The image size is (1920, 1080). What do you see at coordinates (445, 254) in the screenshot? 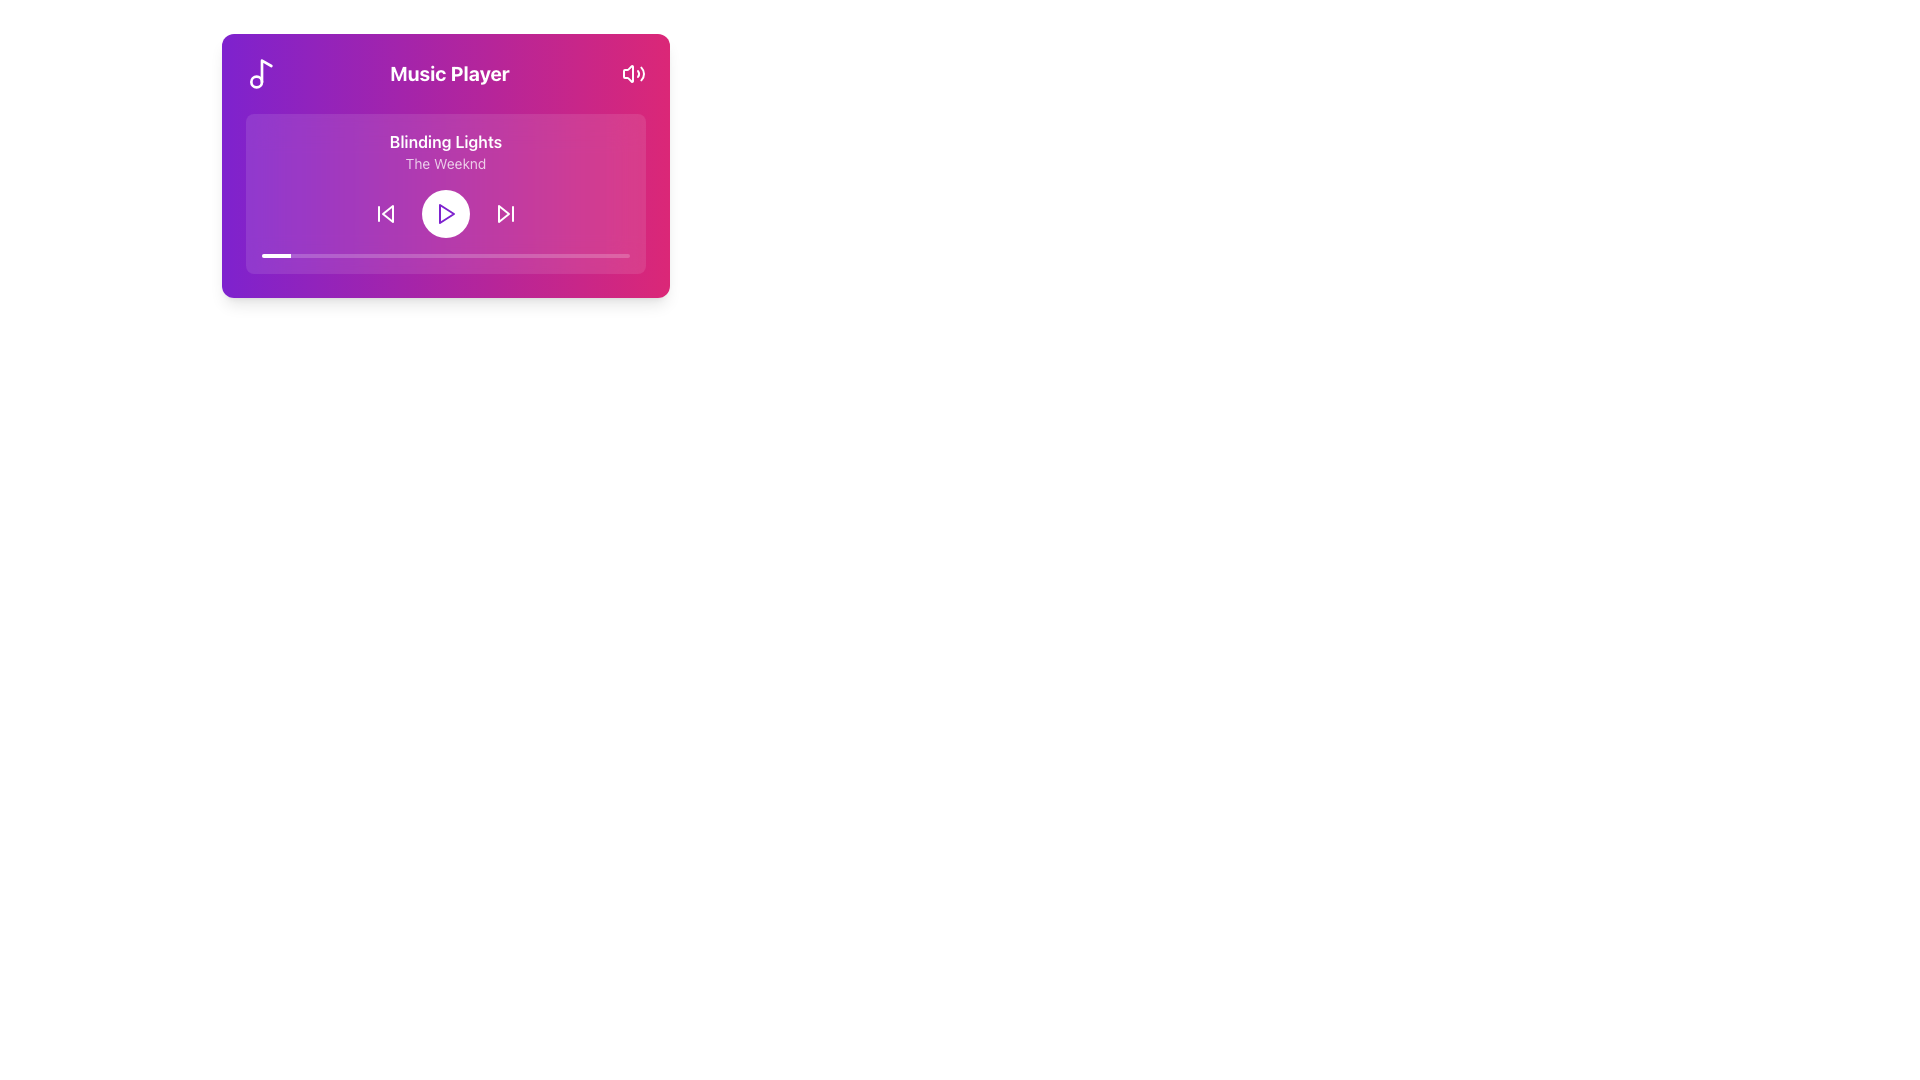
I see `the slim, horizontal progress bar located at the bottom of the media player interface, which serves as a progress indicator` at bounding box center [445, 254].